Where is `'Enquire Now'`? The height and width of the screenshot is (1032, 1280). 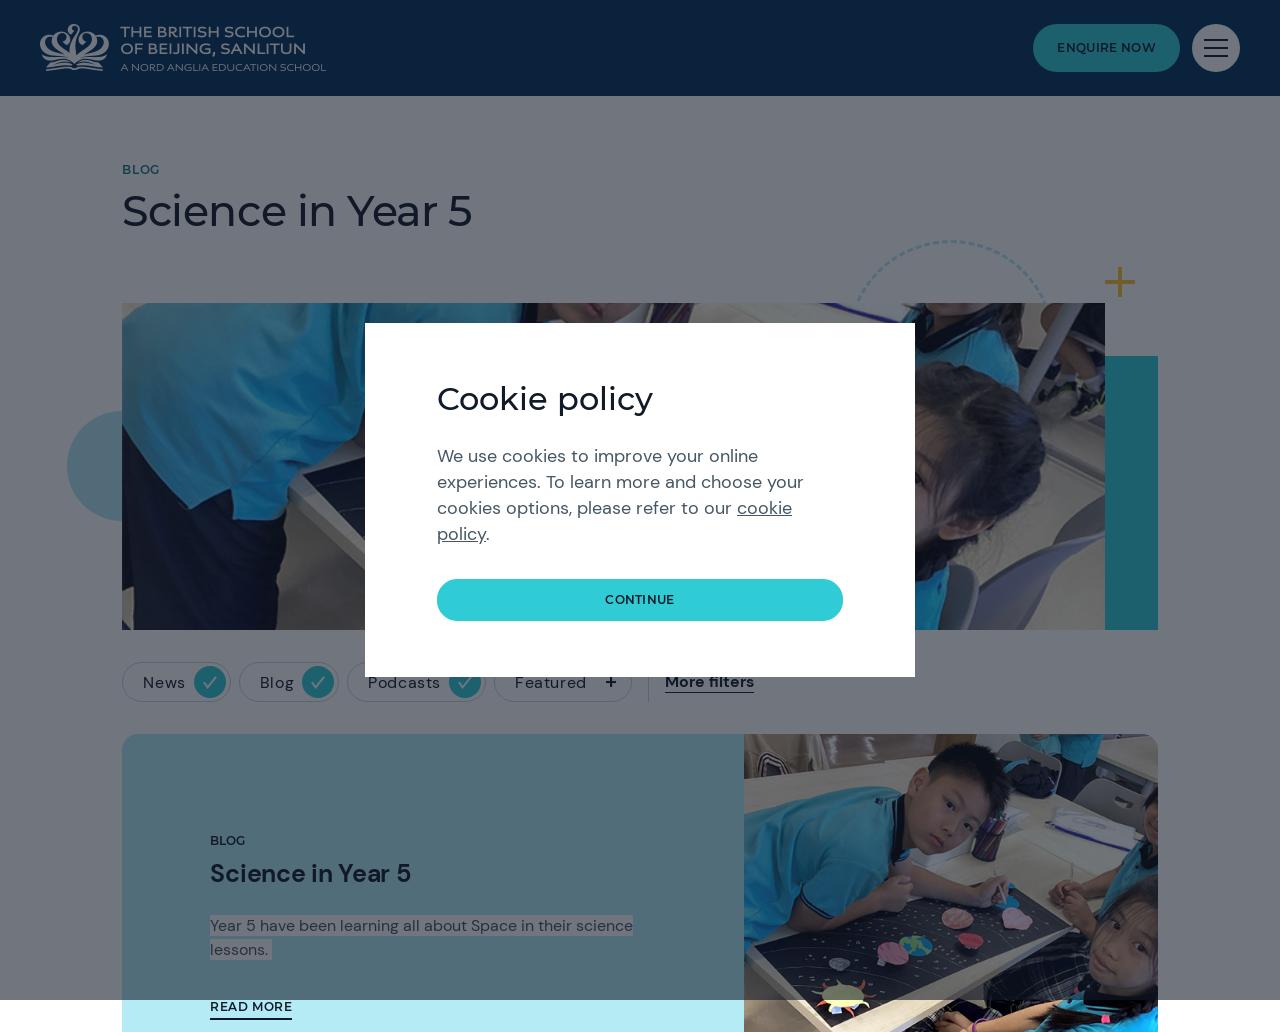 'Enquire Now' is located at coordinates (1056, 47).